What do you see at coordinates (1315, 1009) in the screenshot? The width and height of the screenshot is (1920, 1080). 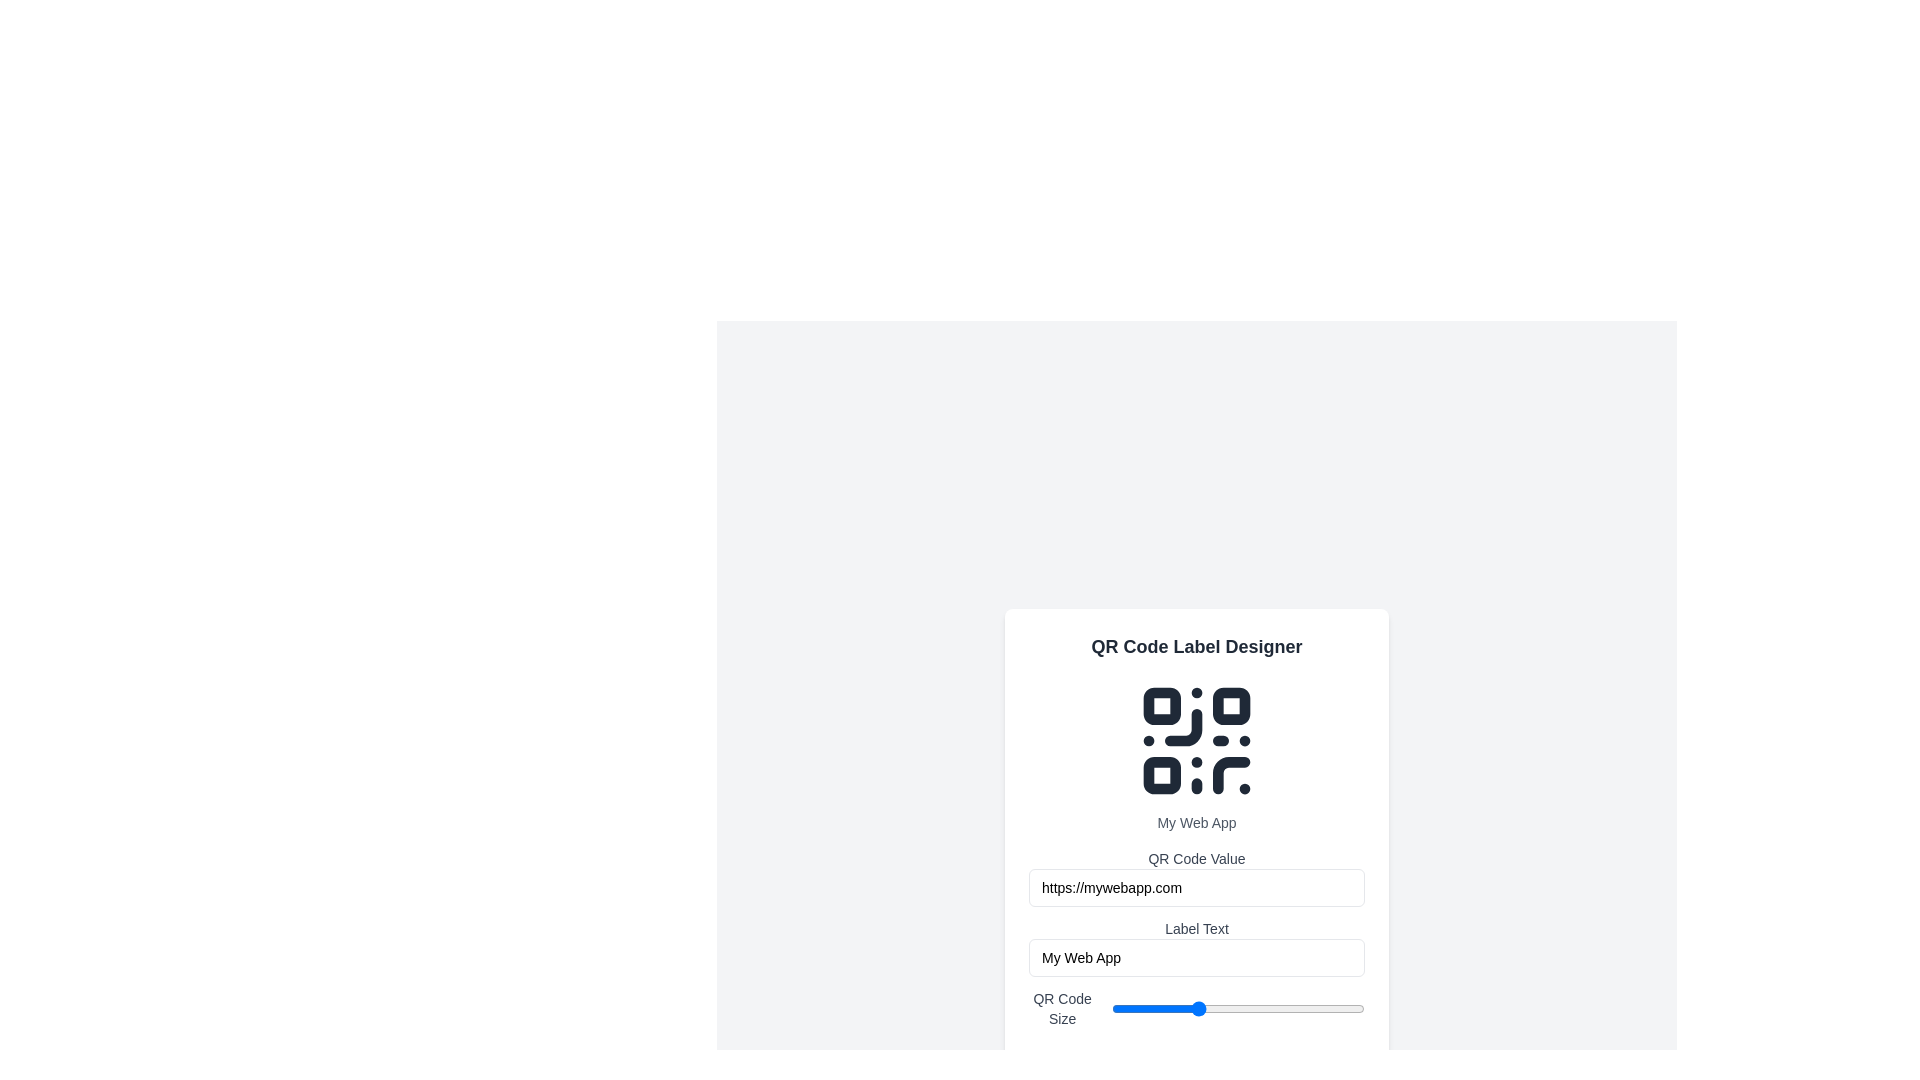 I see `the QR Code Size` at bounding box center [1315, 1009].